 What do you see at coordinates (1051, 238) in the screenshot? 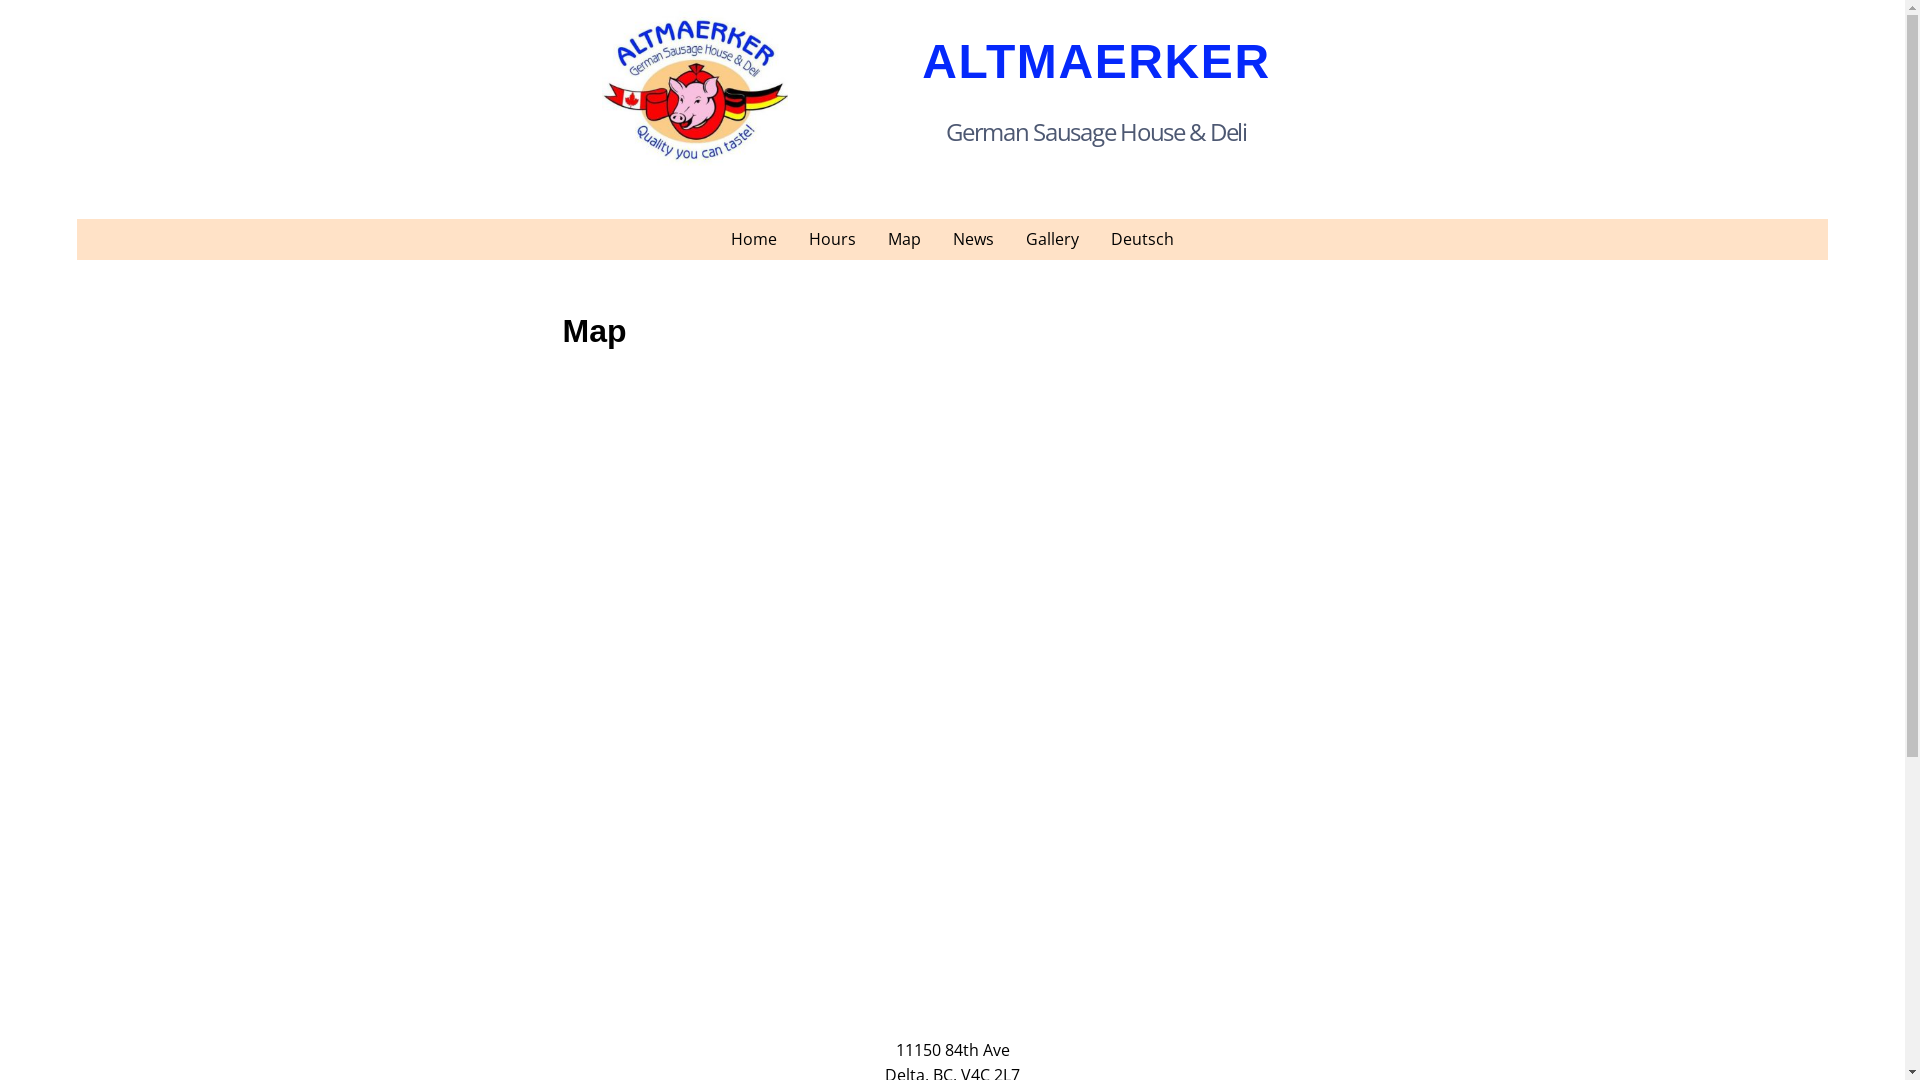
I see `'Gallery'` at bounding box center [1051, 238].